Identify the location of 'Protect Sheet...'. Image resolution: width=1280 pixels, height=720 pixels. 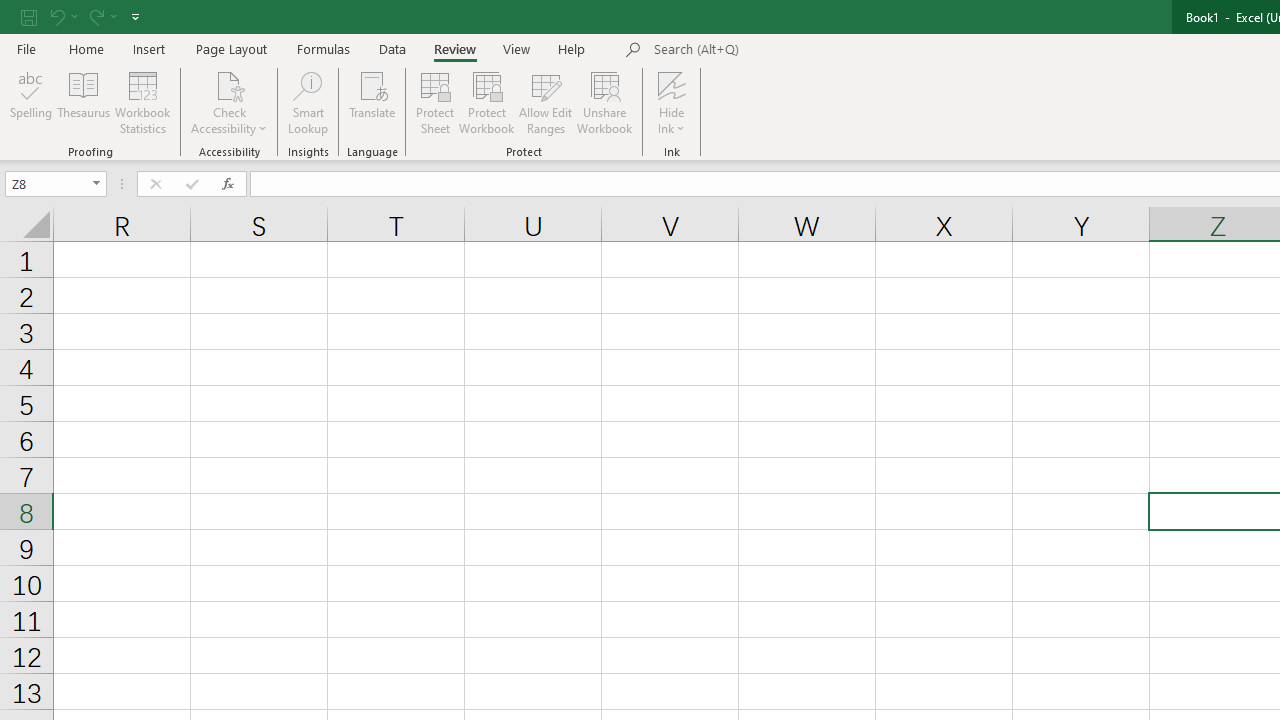
(434, 103).